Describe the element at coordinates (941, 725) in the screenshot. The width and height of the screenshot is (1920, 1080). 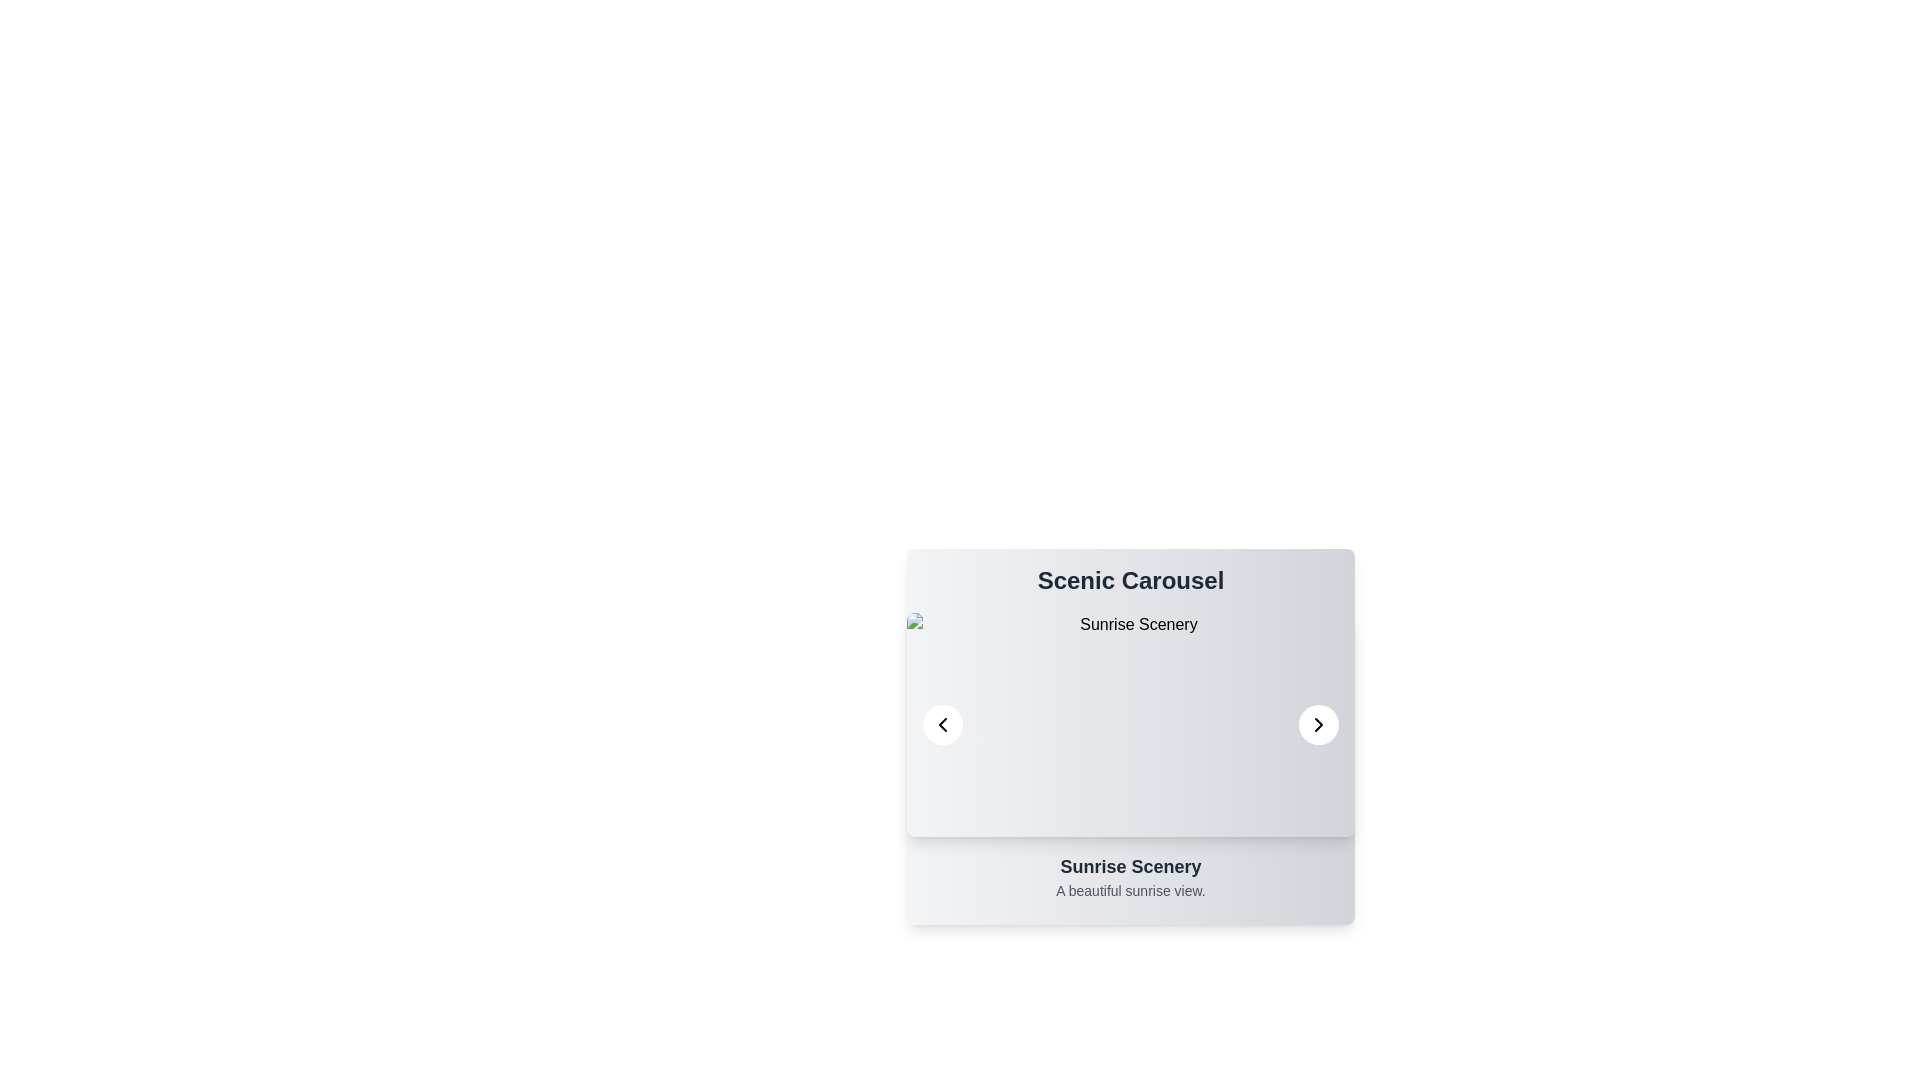
I see `left navigation button to view the previous item in the carousel` at that location.